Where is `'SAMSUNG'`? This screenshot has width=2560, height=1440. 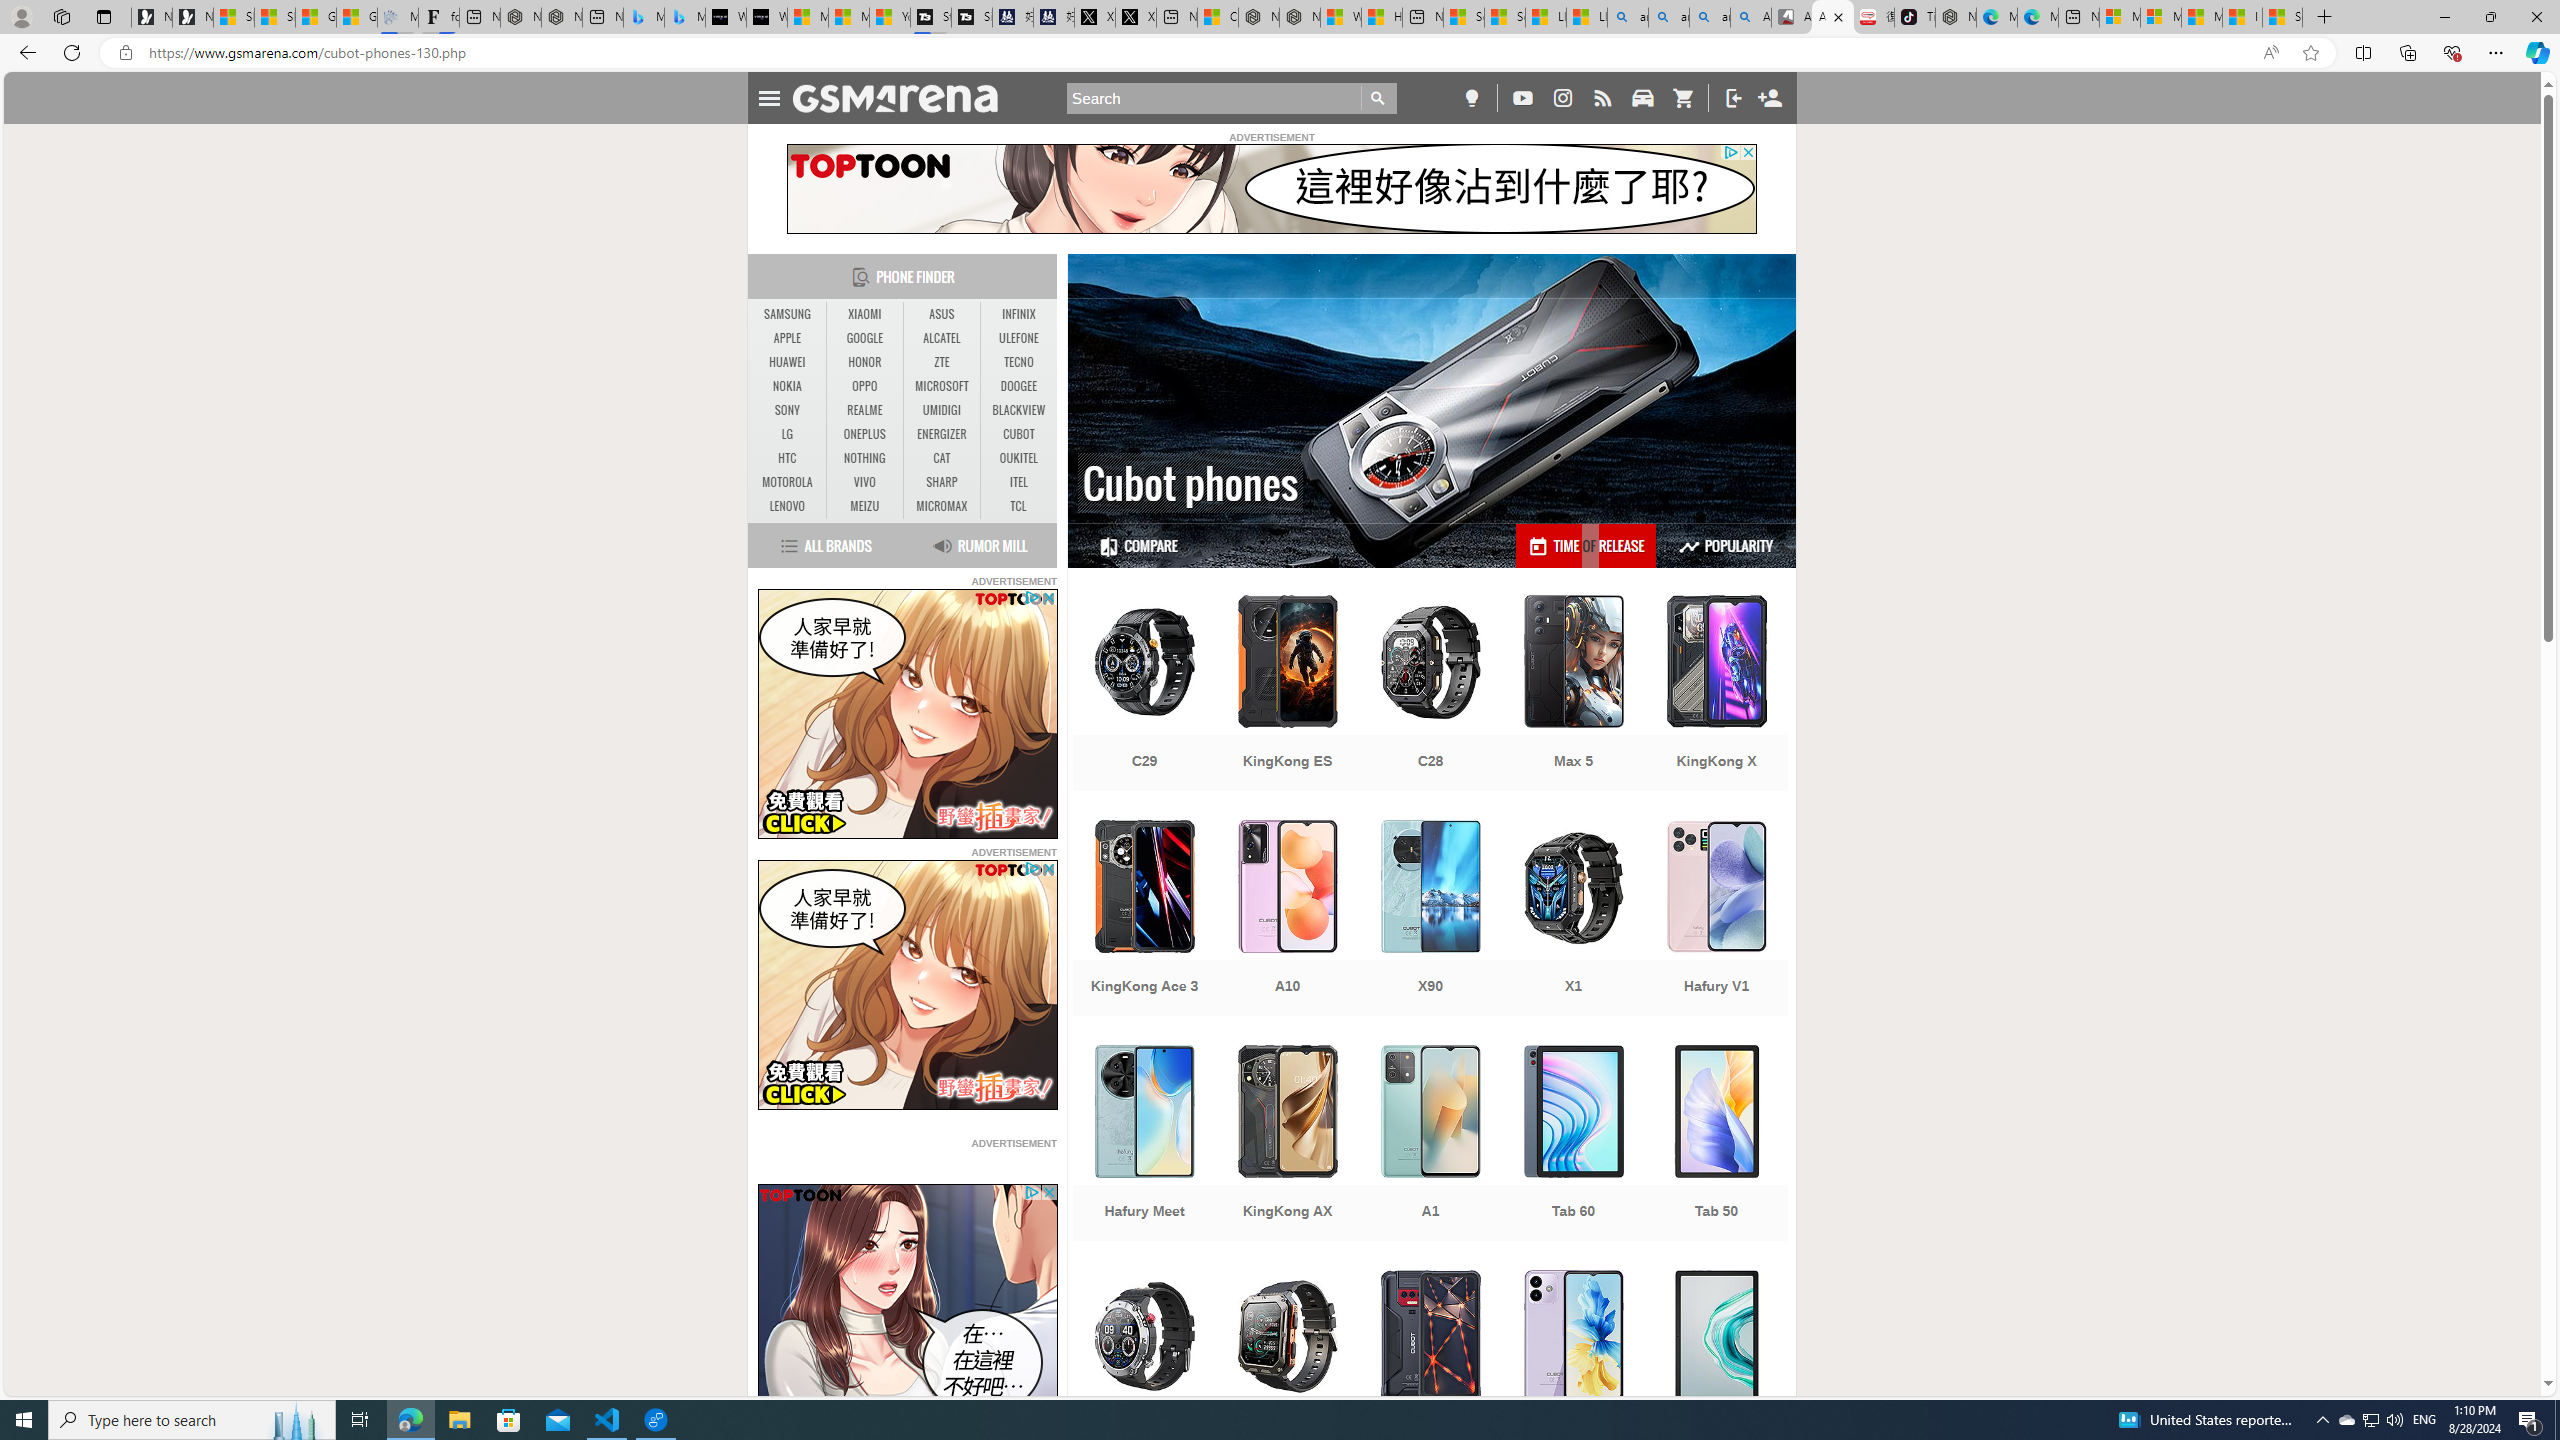 'SAMSUNG' is located at coordinates (787, 314).